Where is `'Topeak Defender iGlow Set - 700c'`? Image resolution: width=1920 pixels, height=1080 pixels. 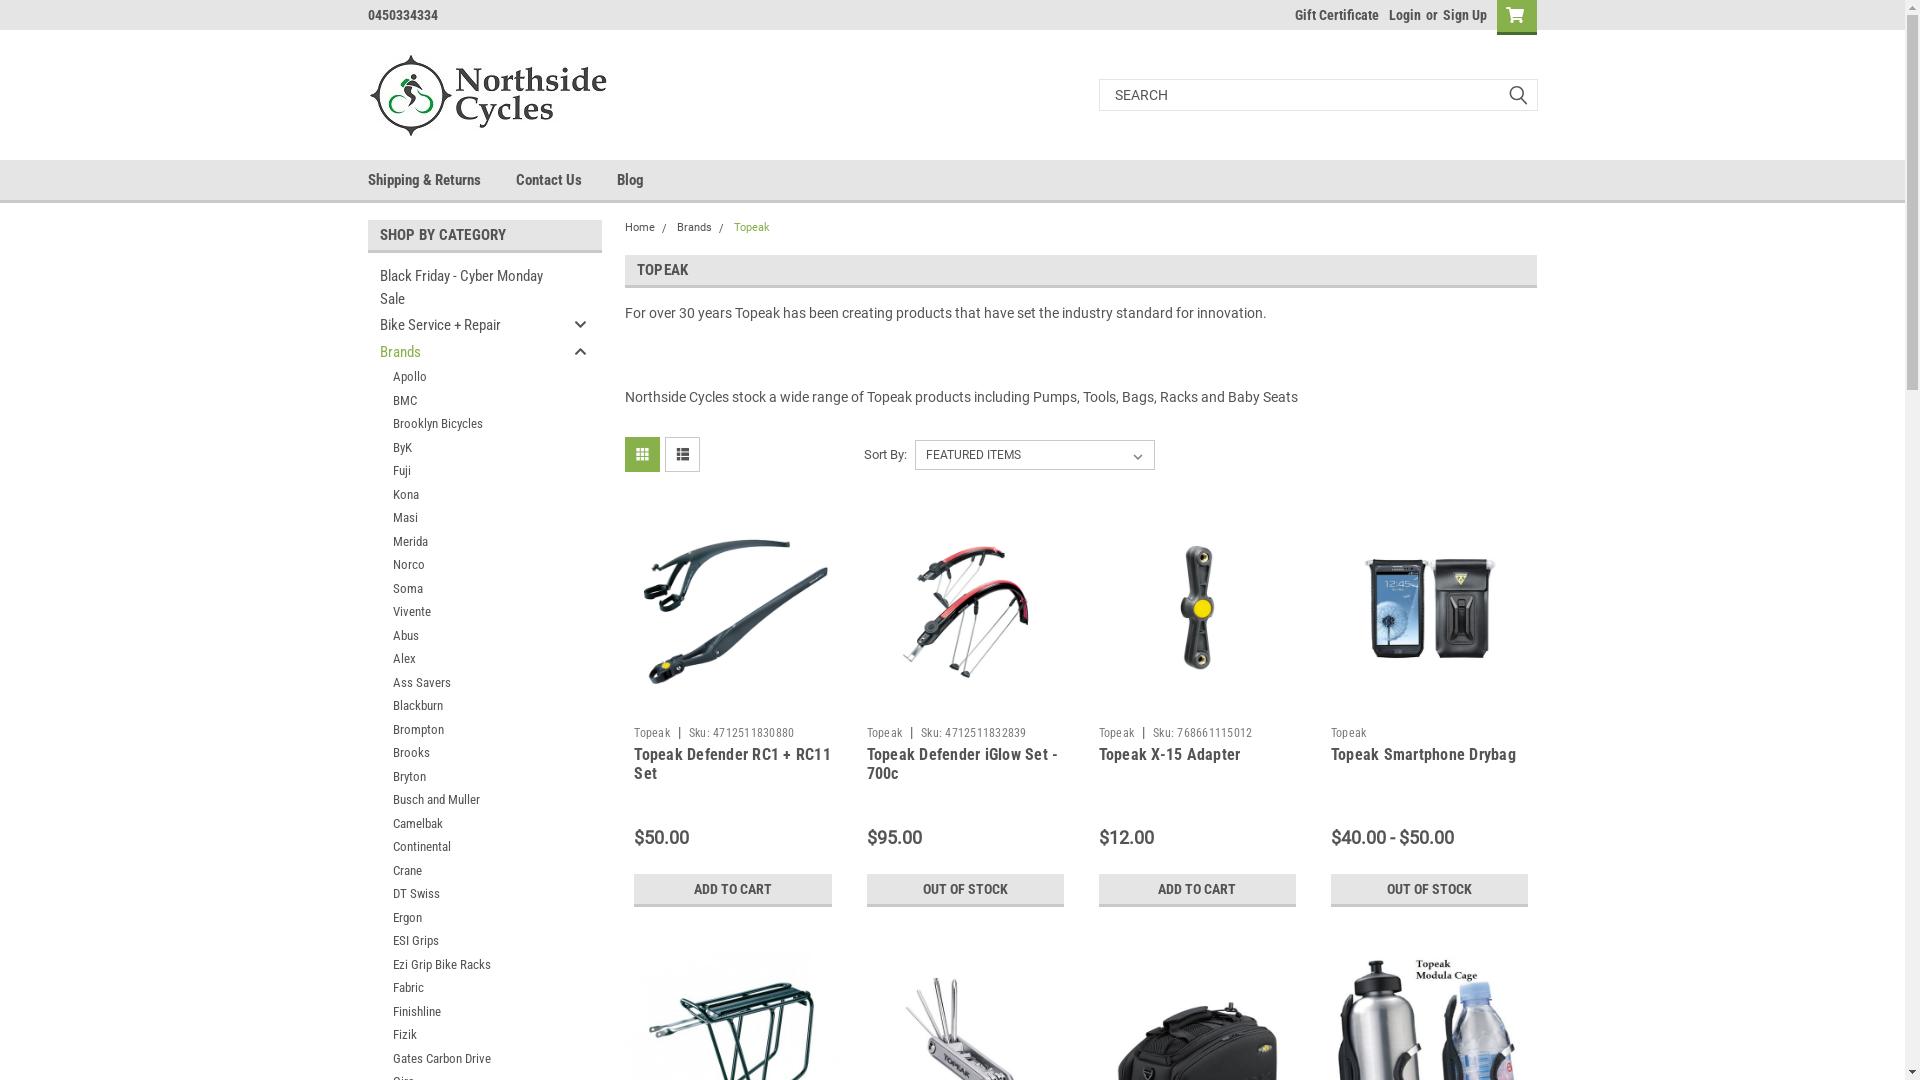
'Topeak Defender iGlow Set - 700c' is located at coordinates (867, 764).